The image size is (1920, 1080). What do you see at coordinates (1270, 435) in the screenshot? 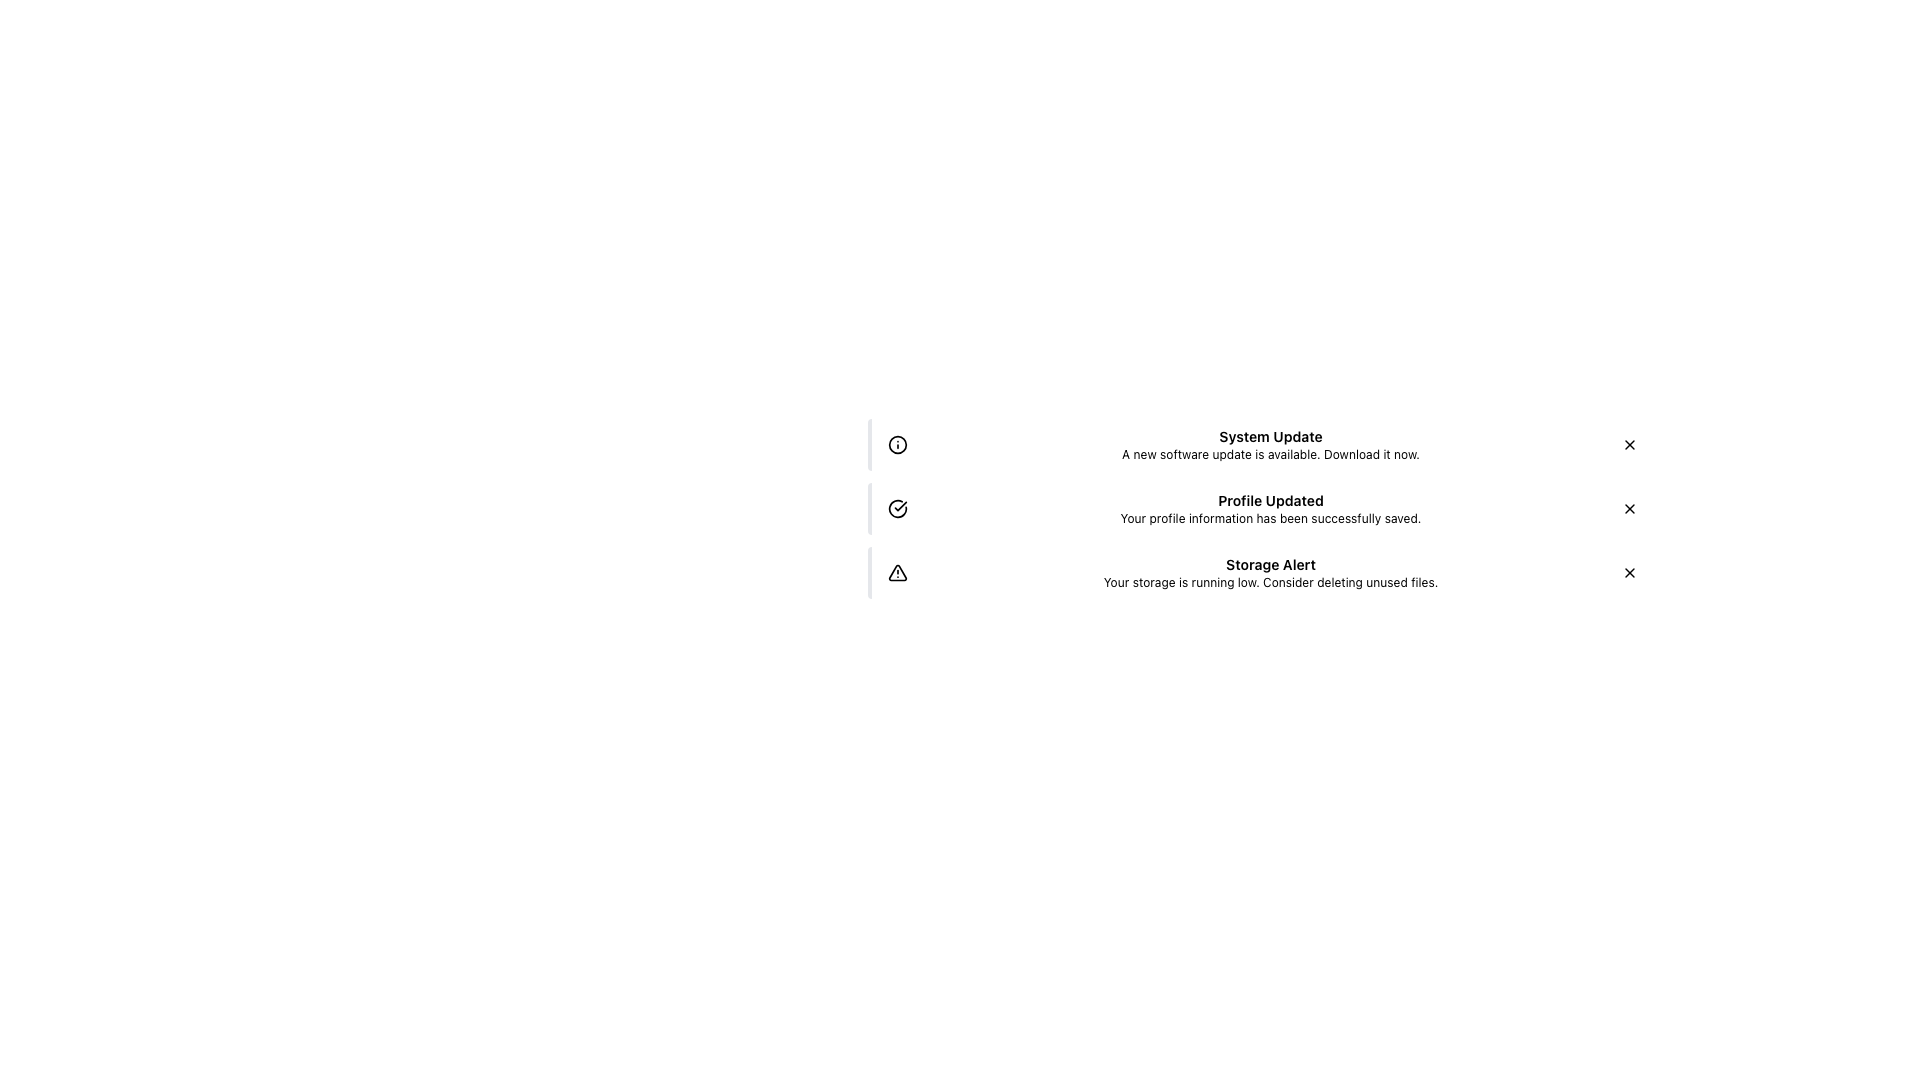
I see `the non-interactive Text Label that serves as the headline for a notification about a system update, positioned at the top of a list of notifications` at bounding box center [1270, 435].